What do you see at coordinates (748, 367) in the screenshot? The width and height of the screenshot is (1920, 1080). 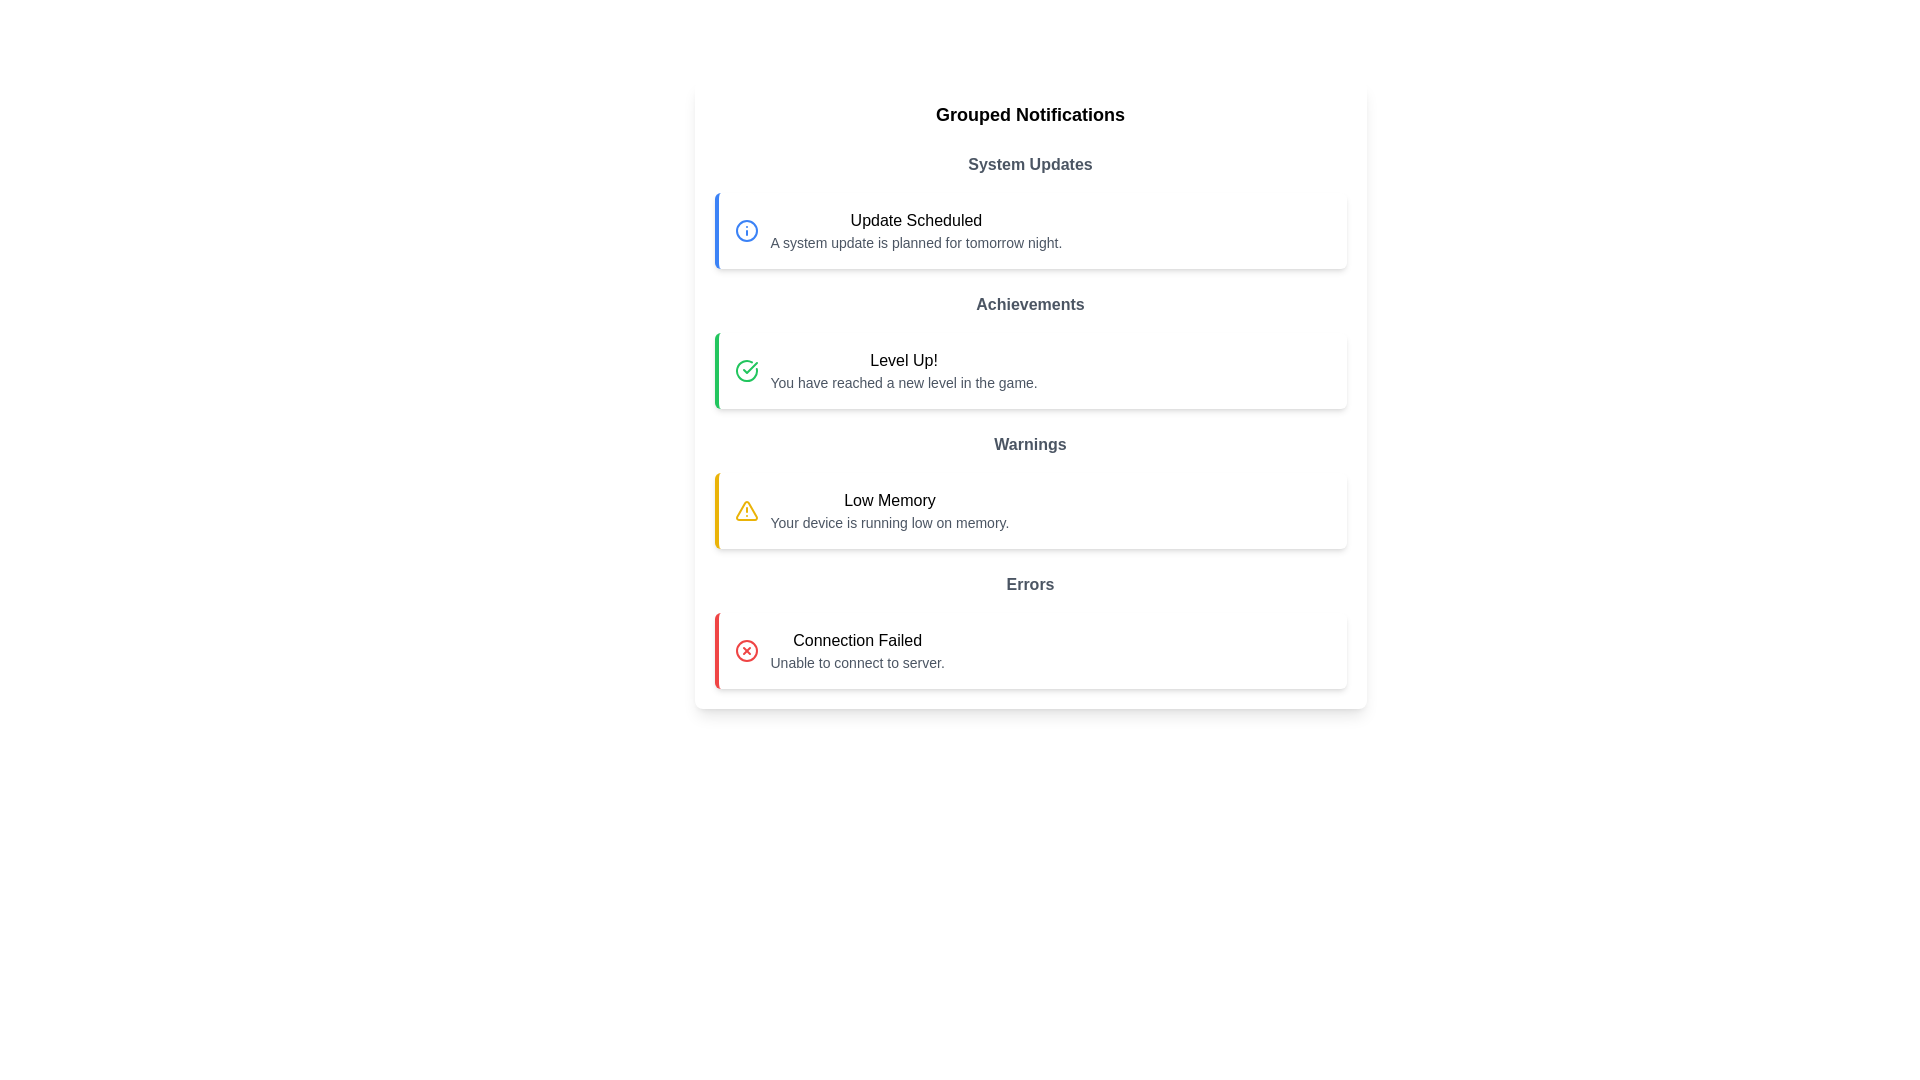 I see `the green checkmark icon located within the second notification item under the 'Achievements' section` at bounding box center [748, 367].